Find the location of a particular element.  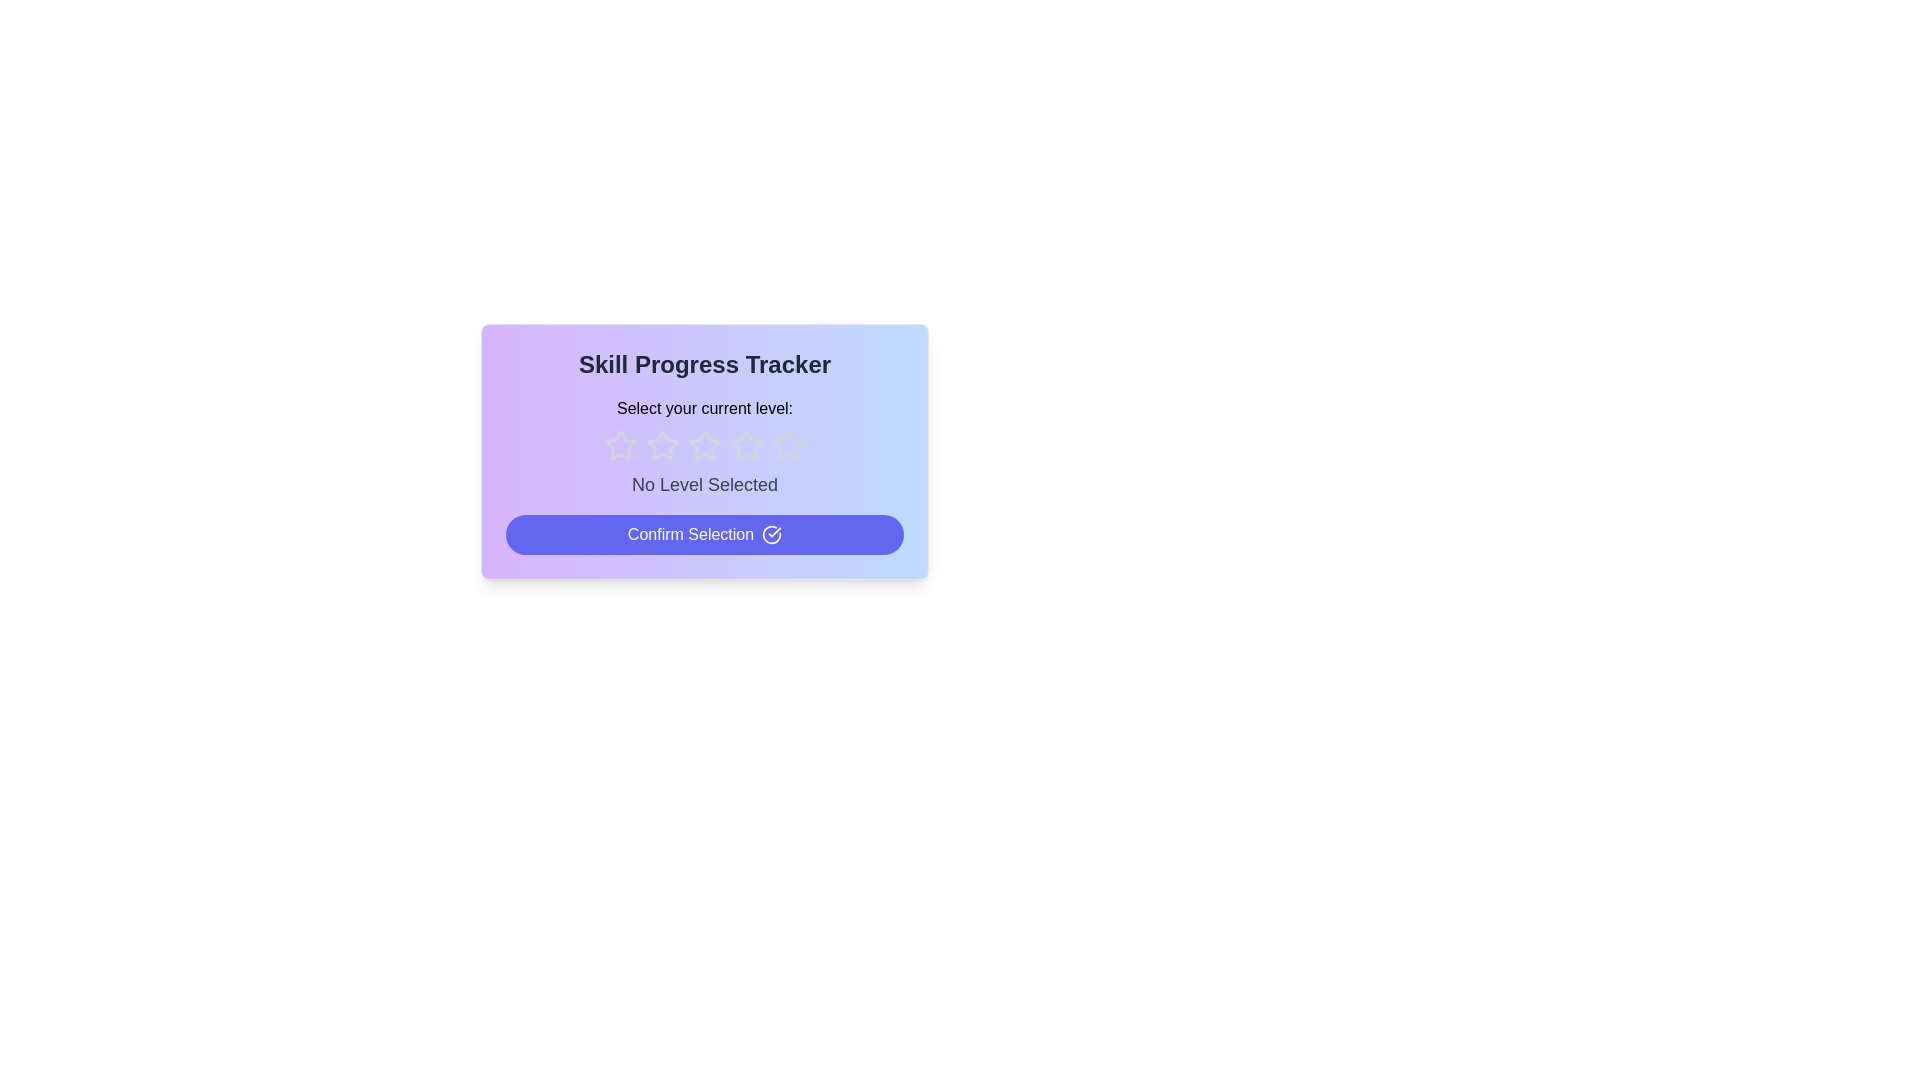

the 'Confirm Selection' button to finalize the rating is located at coordinates (705, 534).